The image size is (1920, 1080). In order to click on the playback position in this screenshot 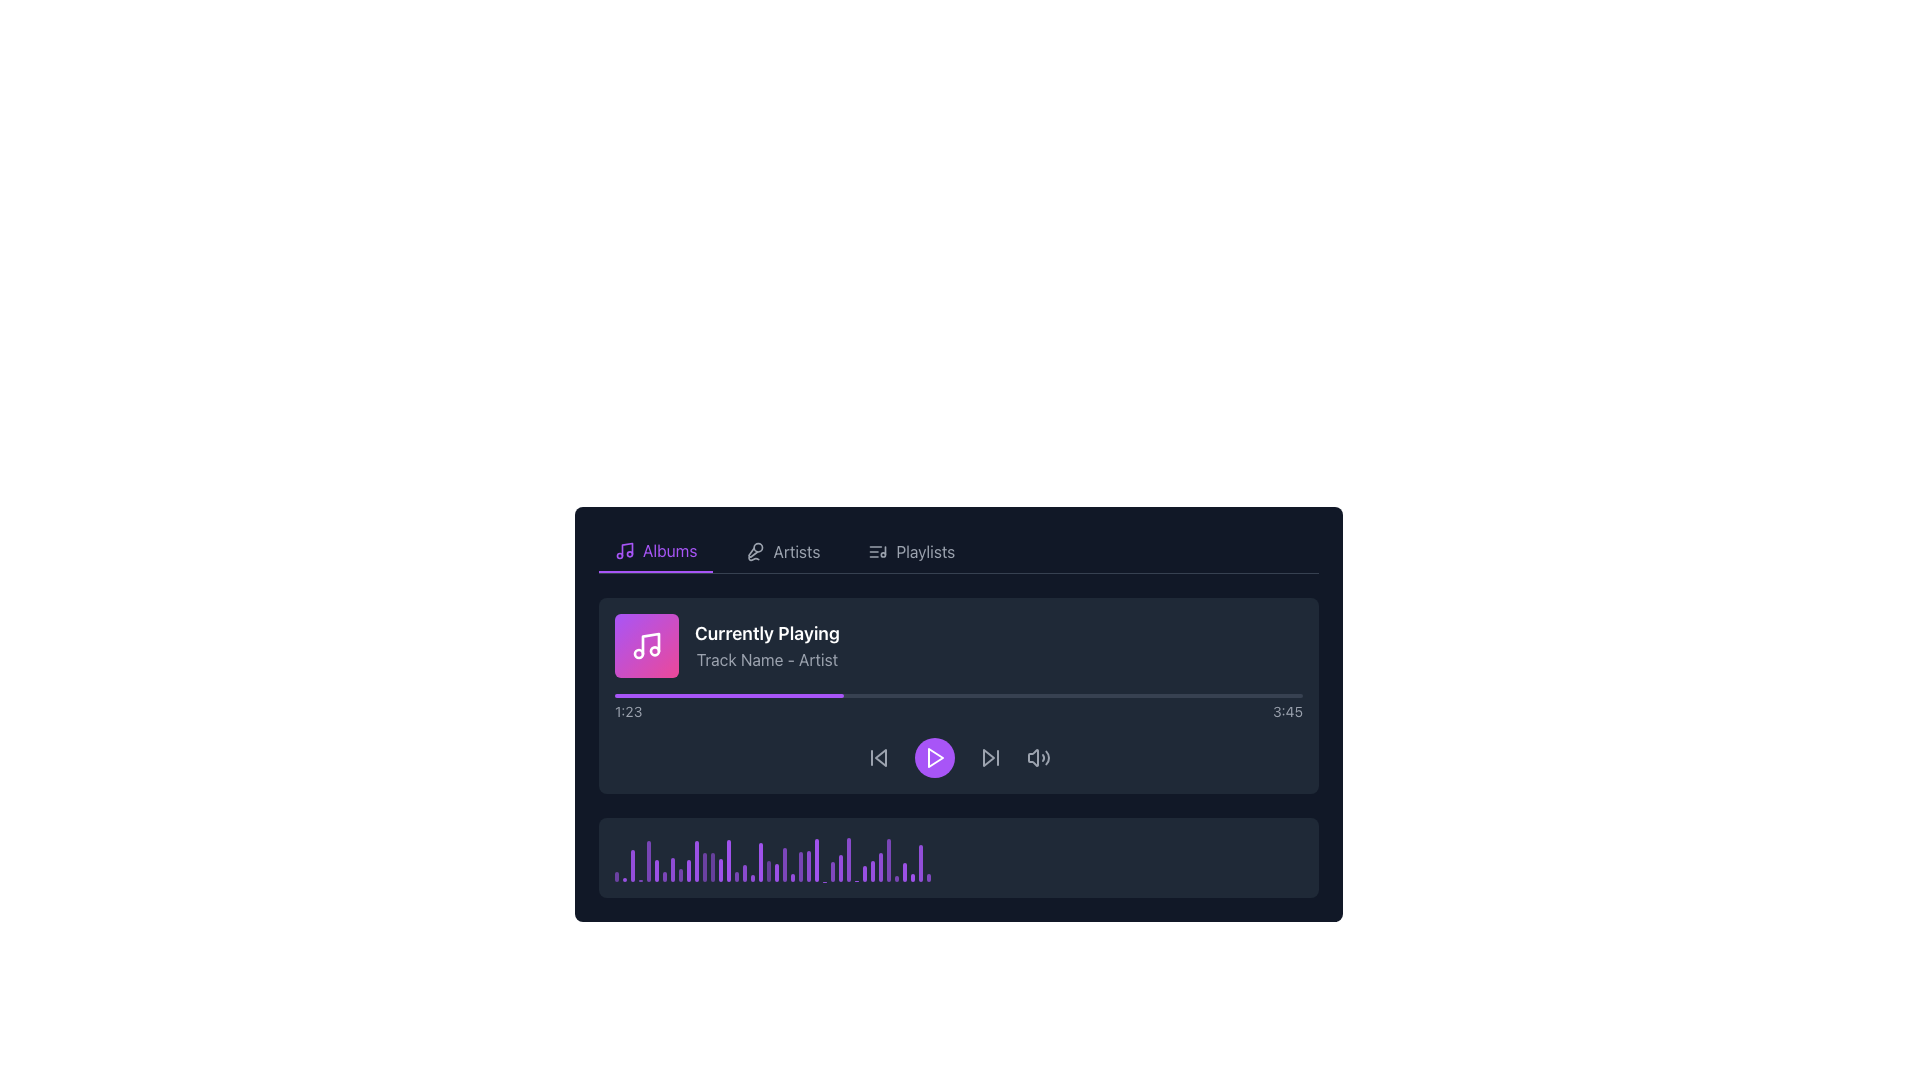, I will do `click(739, 694)`.